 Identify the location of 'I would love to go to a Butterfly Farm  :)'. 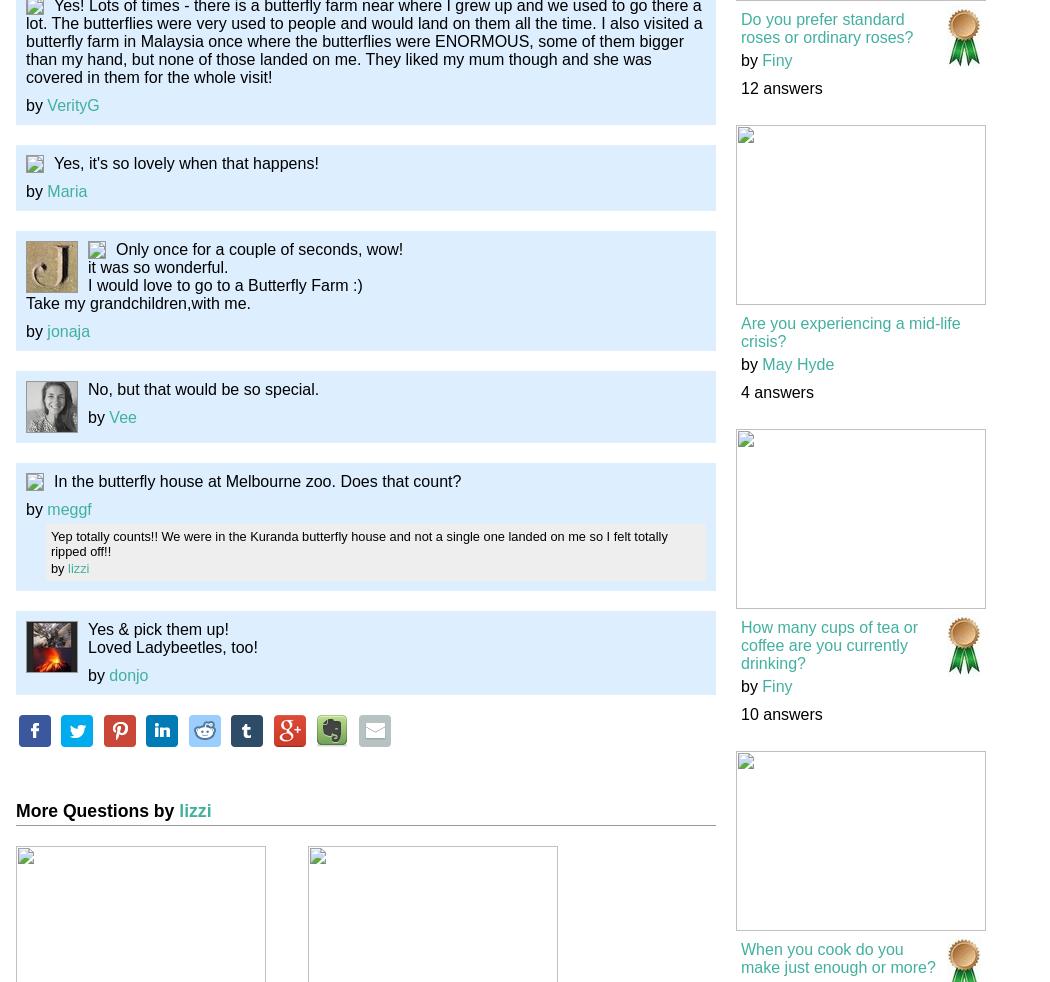
(87, 284).